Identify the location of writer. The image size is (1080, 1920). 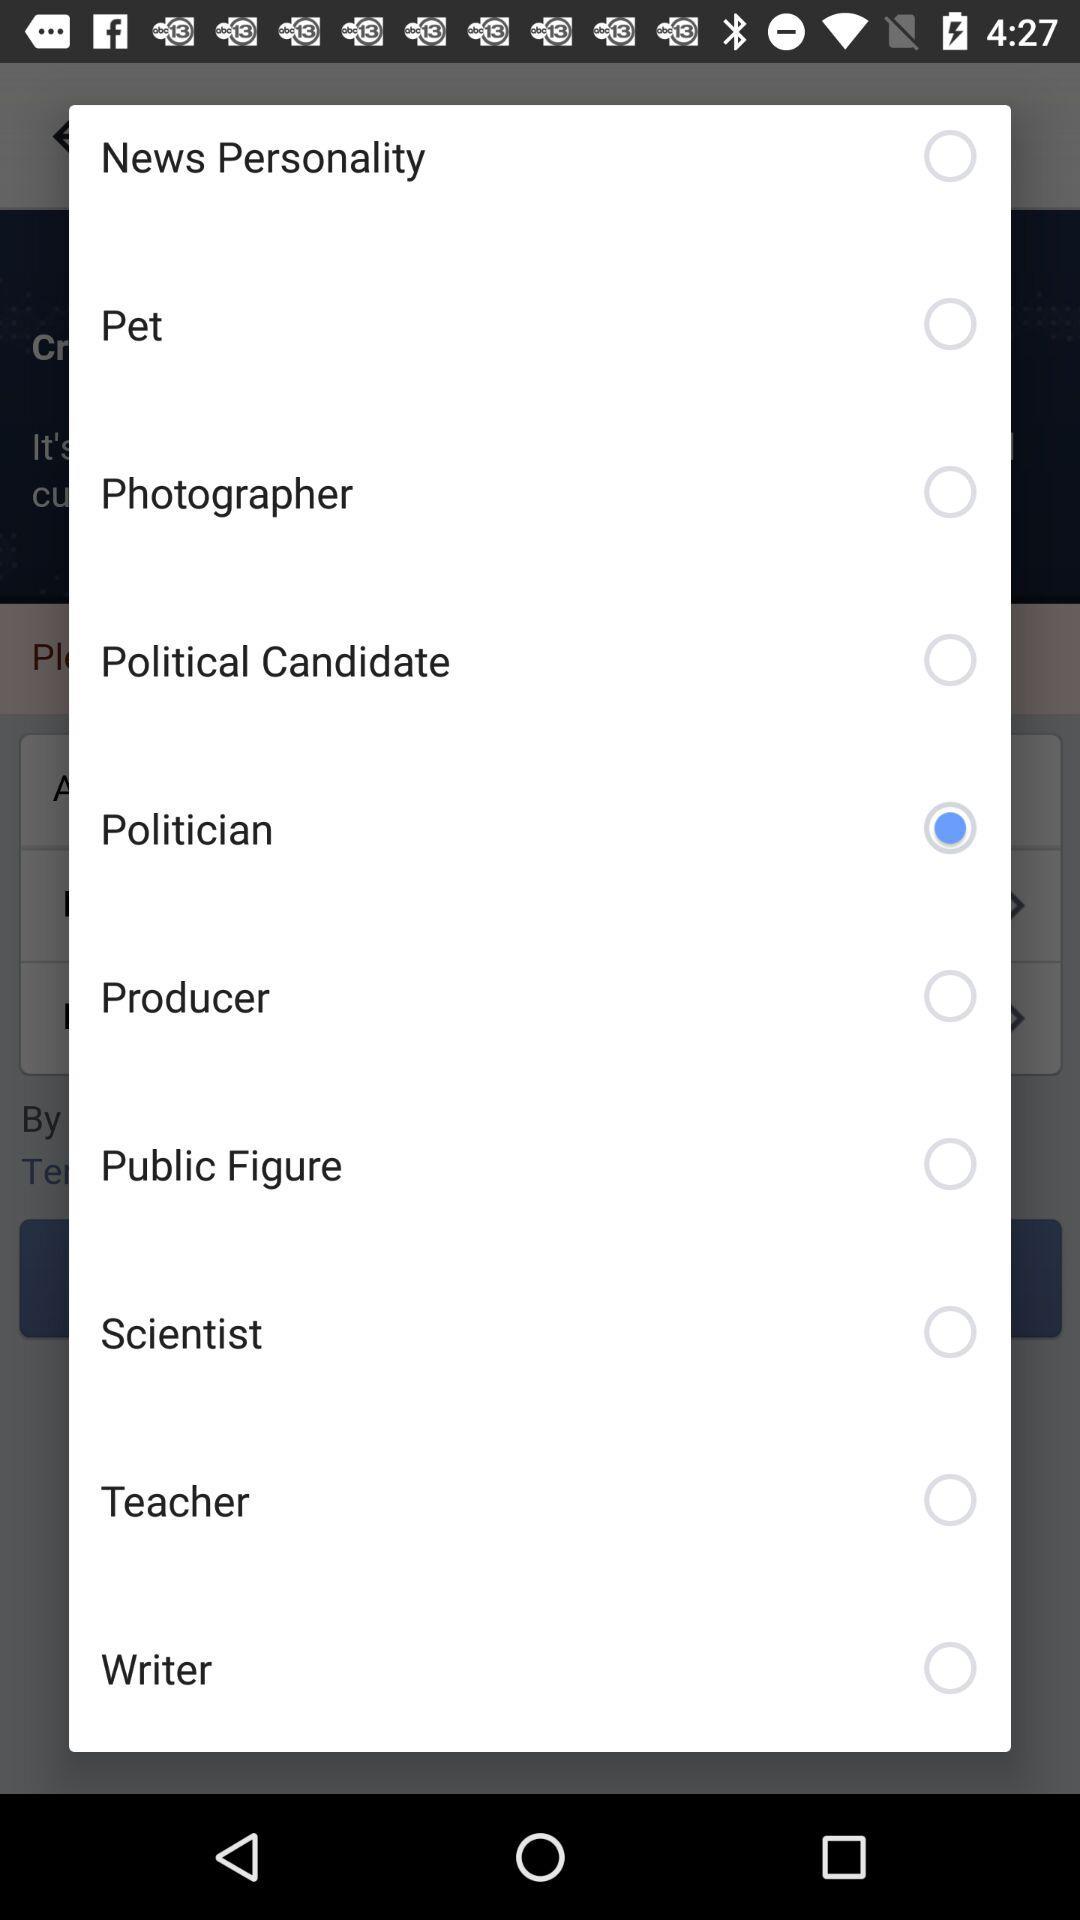
(540, 1668).